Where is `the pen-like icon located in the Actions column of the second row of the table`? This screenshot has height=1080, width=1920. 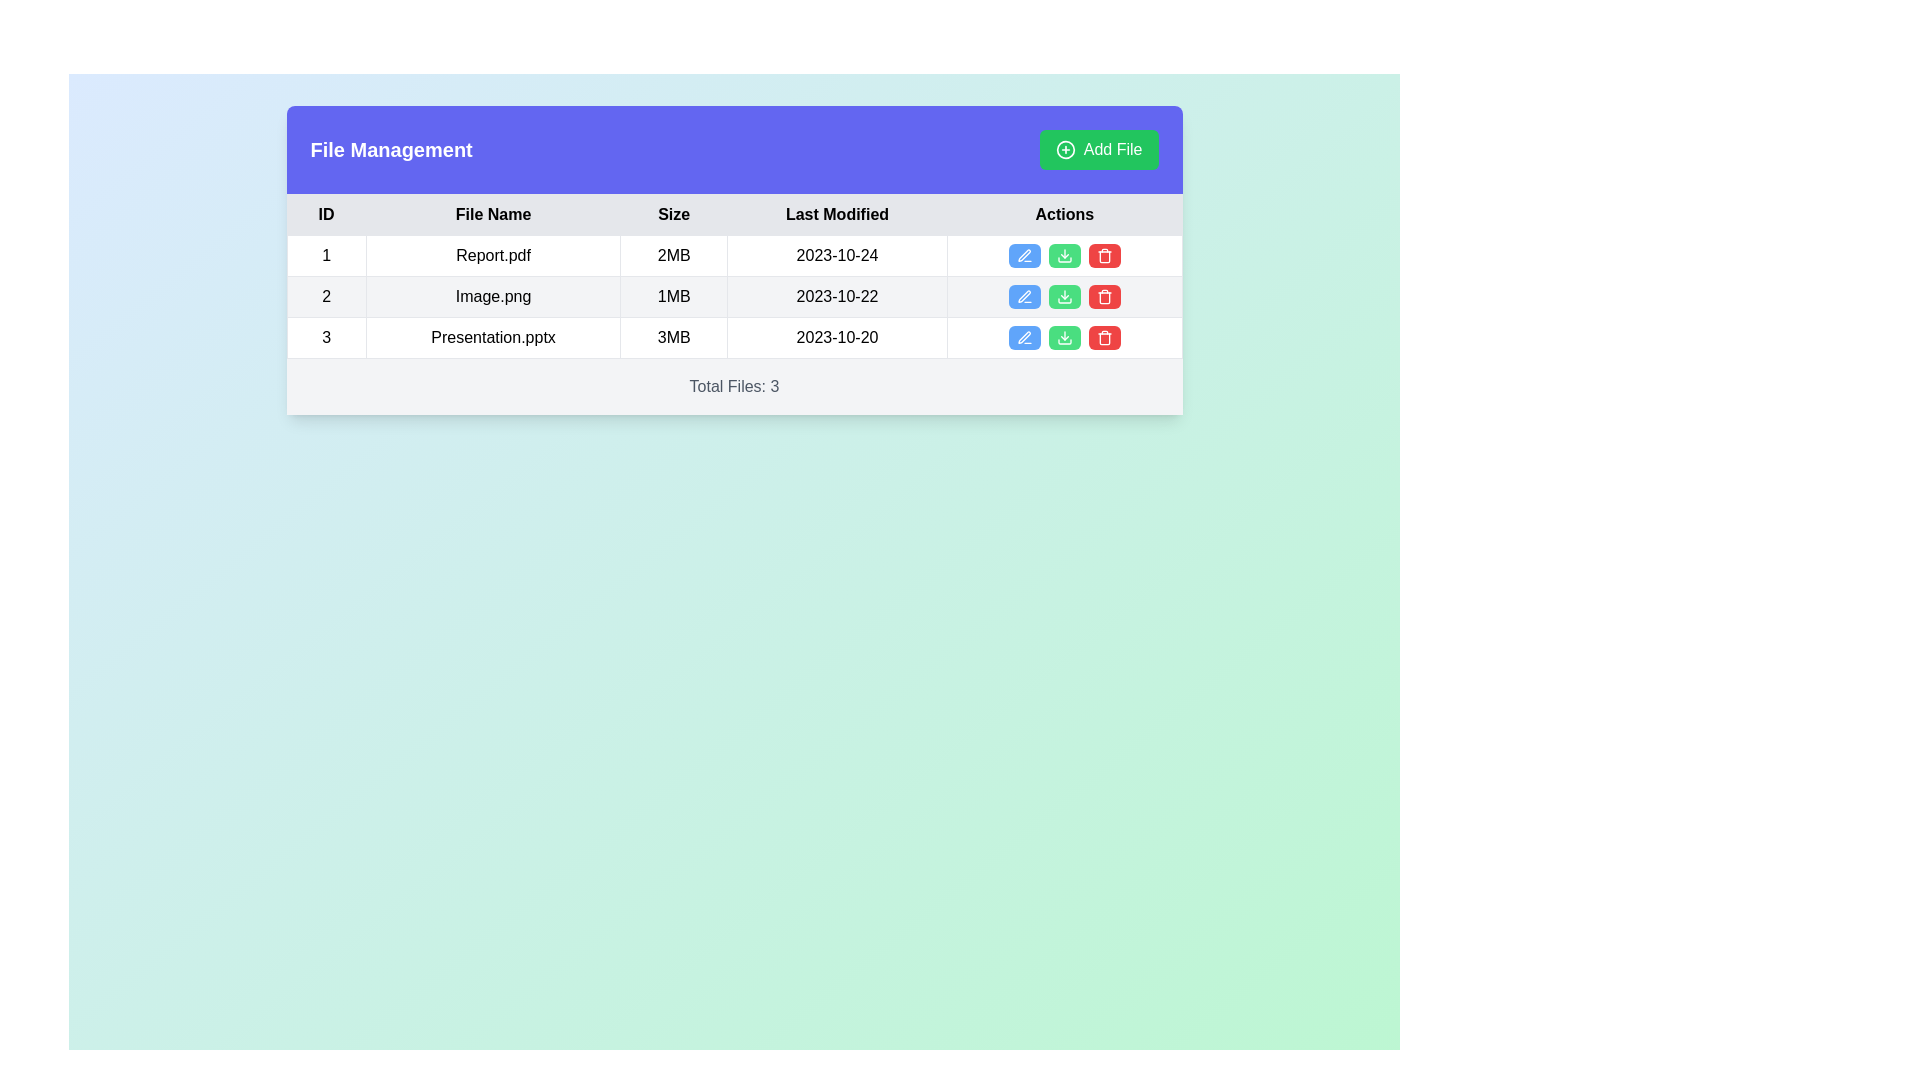
the pen-like icon located in the Actions column of the second row of the table is located at coordinates (1024, 254).